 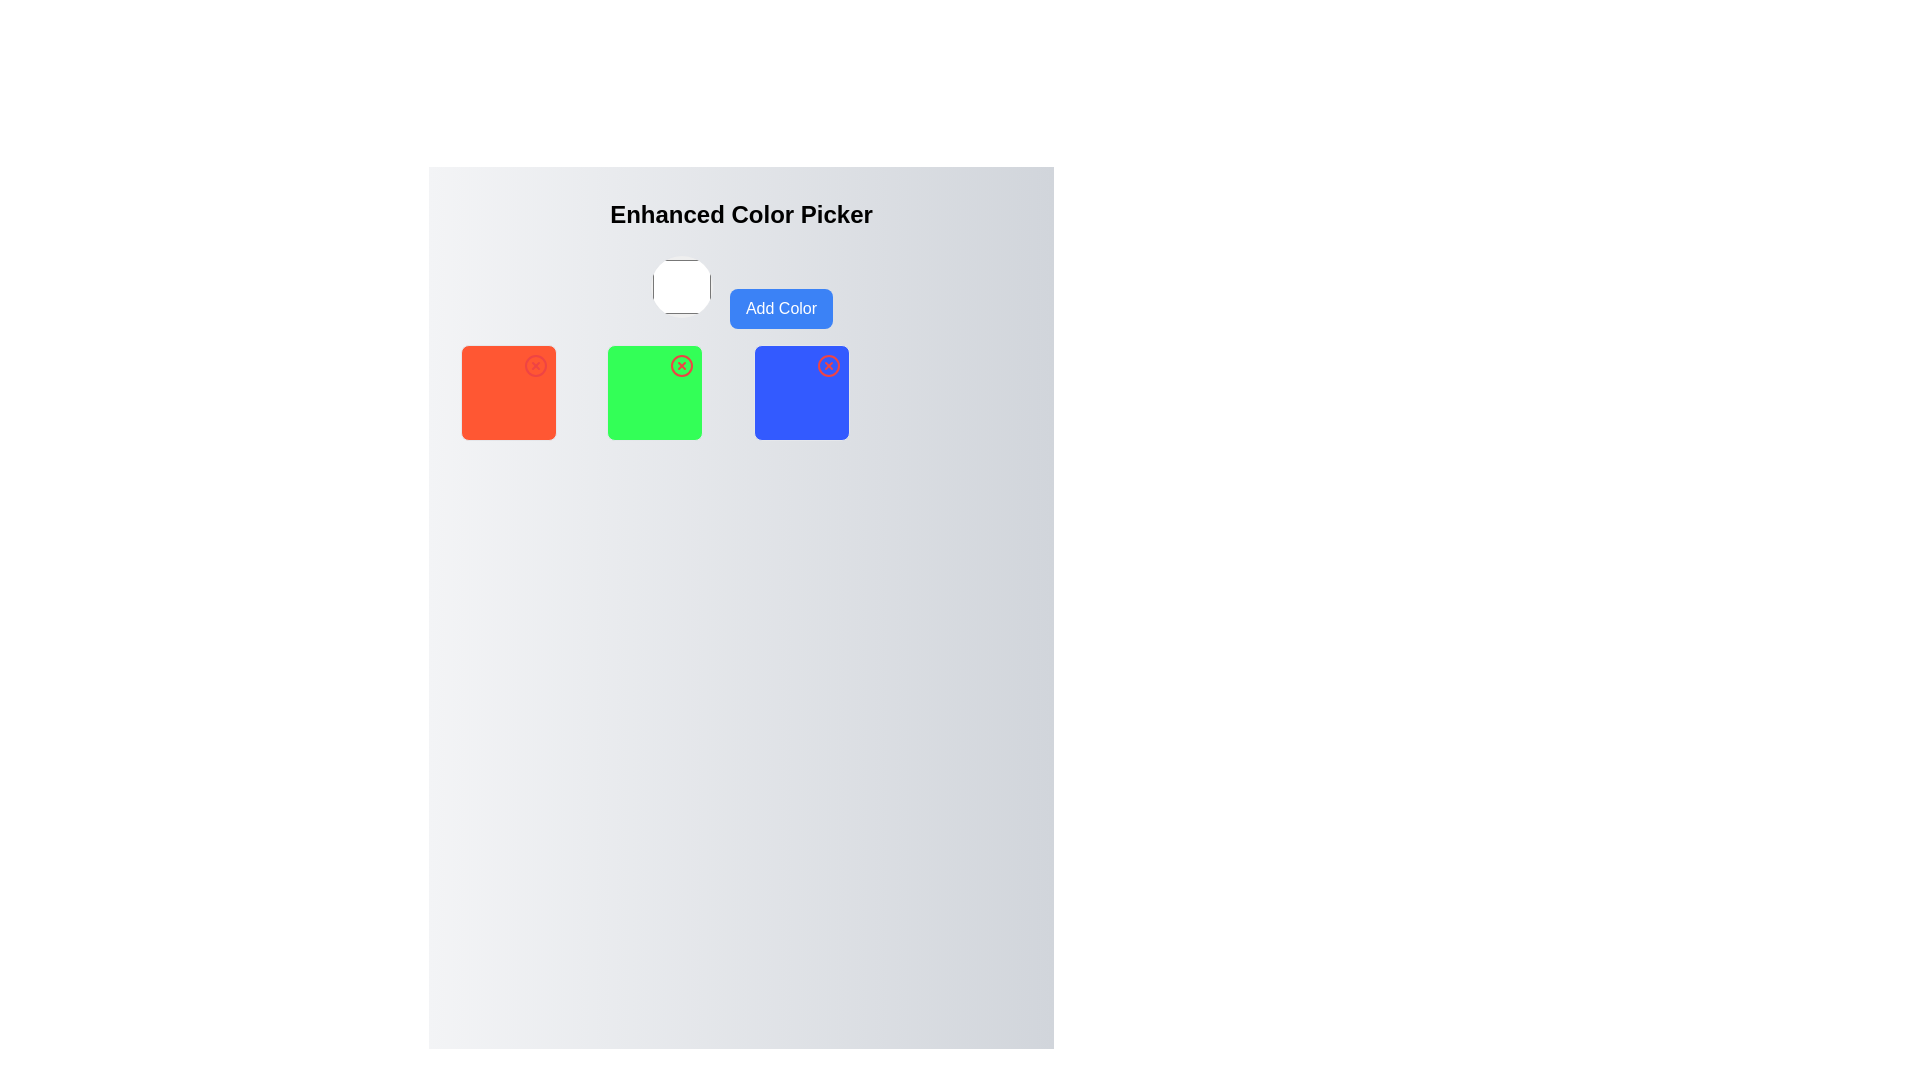 I want to click on the interactive color selection box with a bright green background, so click(x=655, y=393).